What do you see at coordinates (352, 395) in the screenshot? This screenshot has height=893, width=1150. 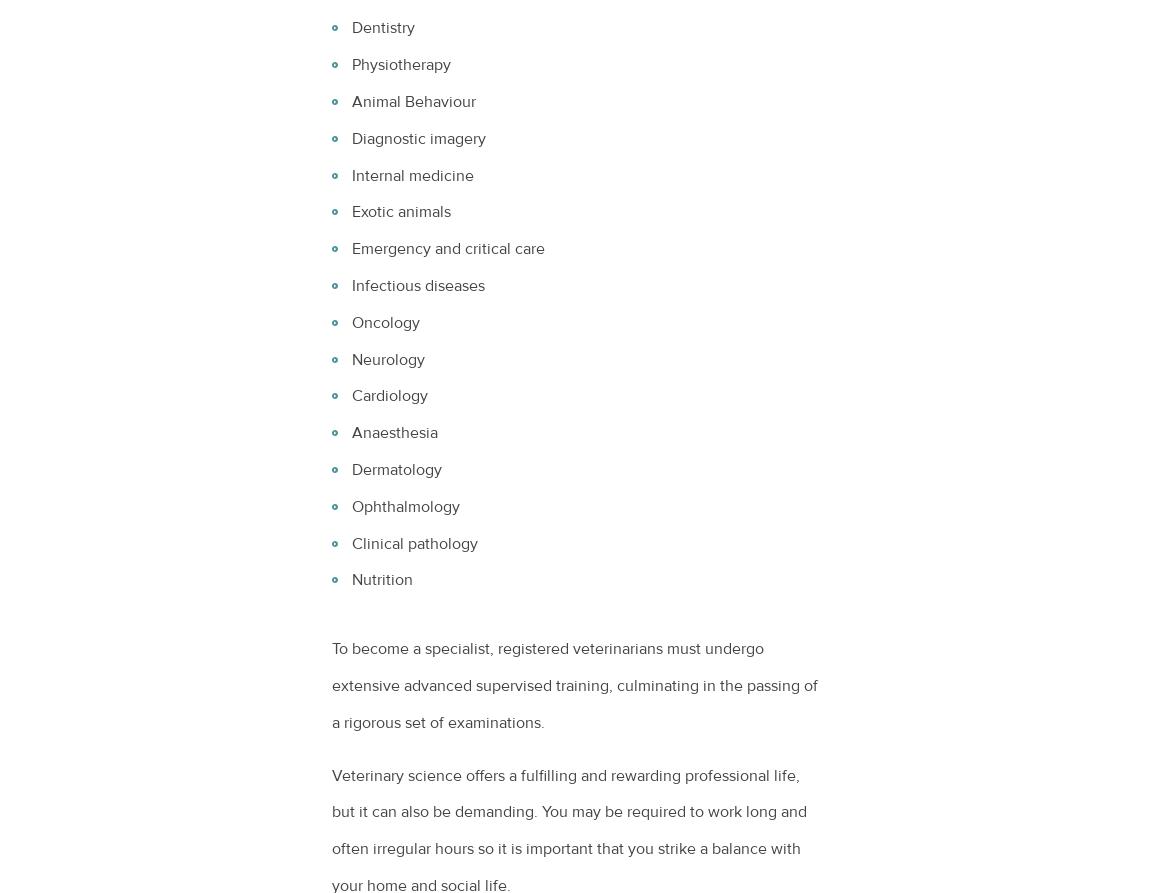 I see `'Cardiology'` at bounding box center [352, 395].